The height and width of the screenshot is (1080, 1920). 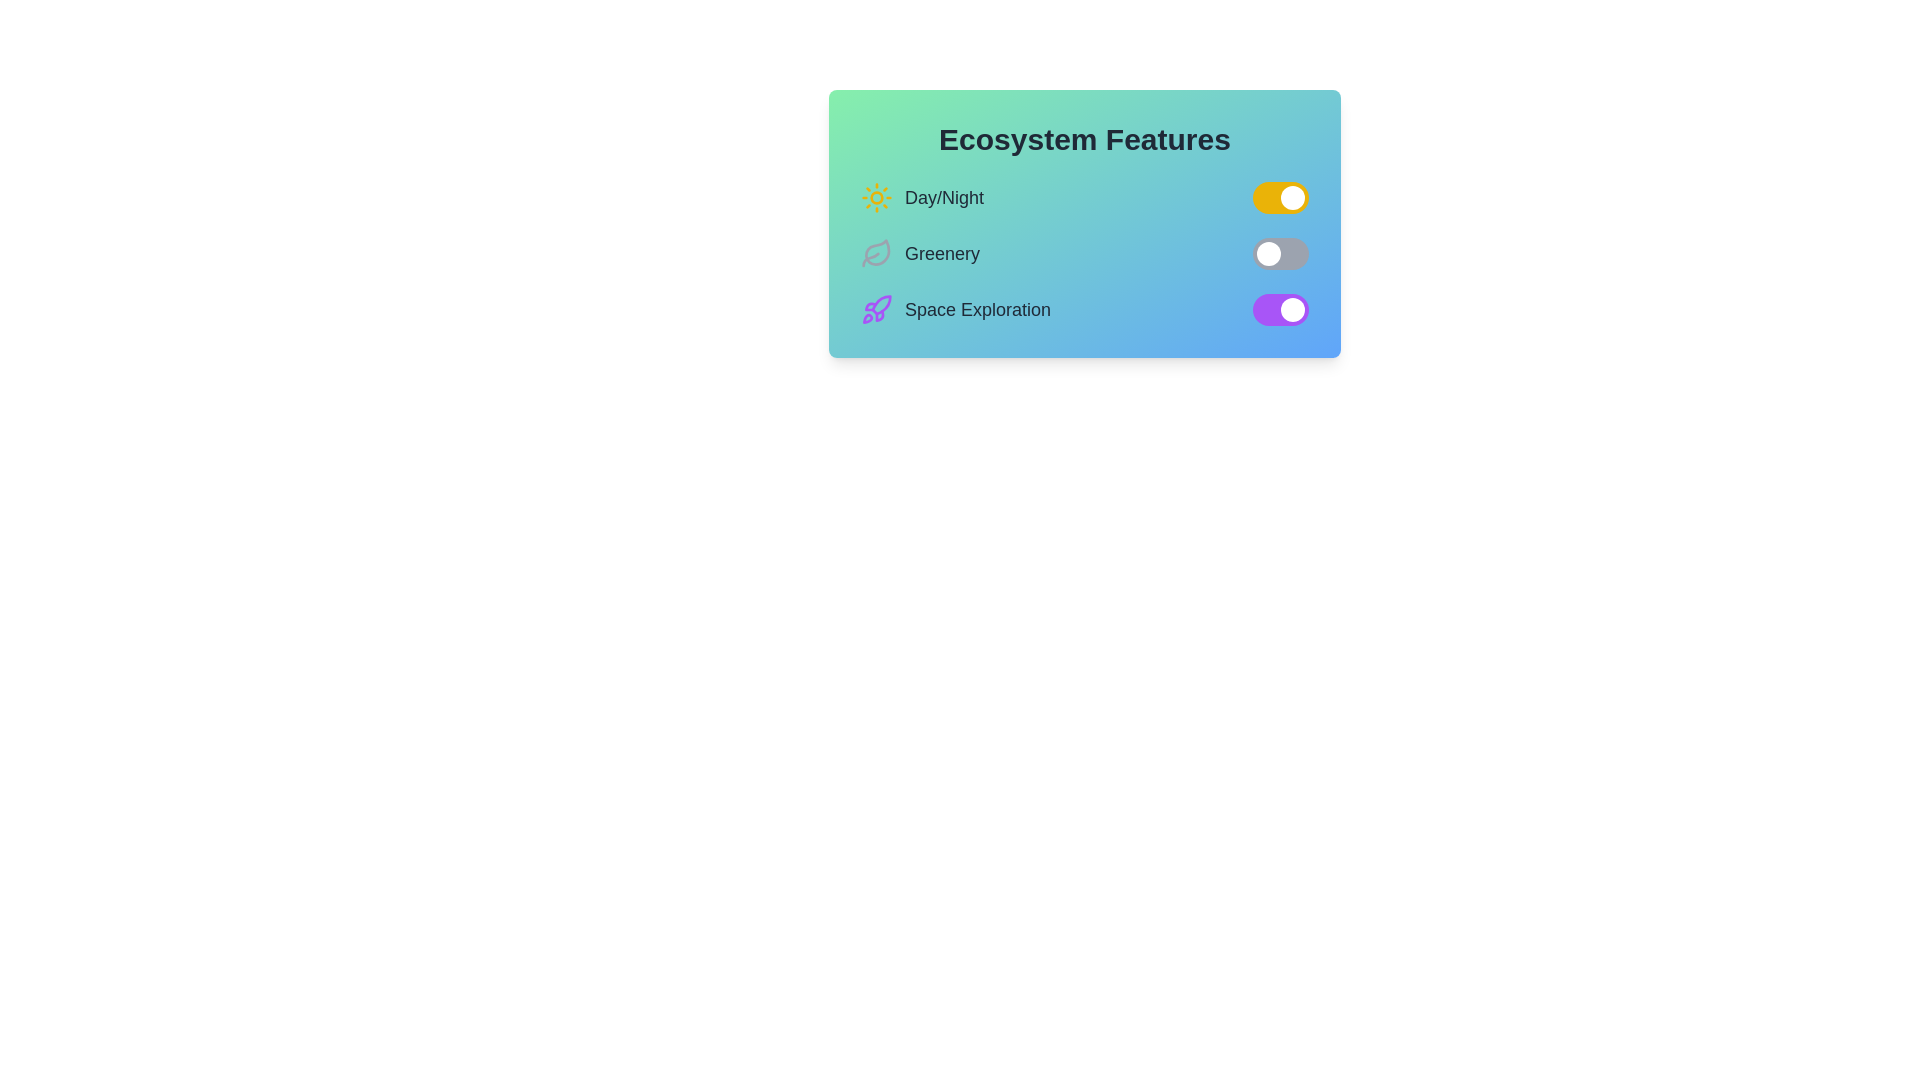 I want to click on the toggle switch for the 'Space Exploration' feature to change its state, positioned on the third row under 'Ecosystem Features', so click(x=1281, y=309).